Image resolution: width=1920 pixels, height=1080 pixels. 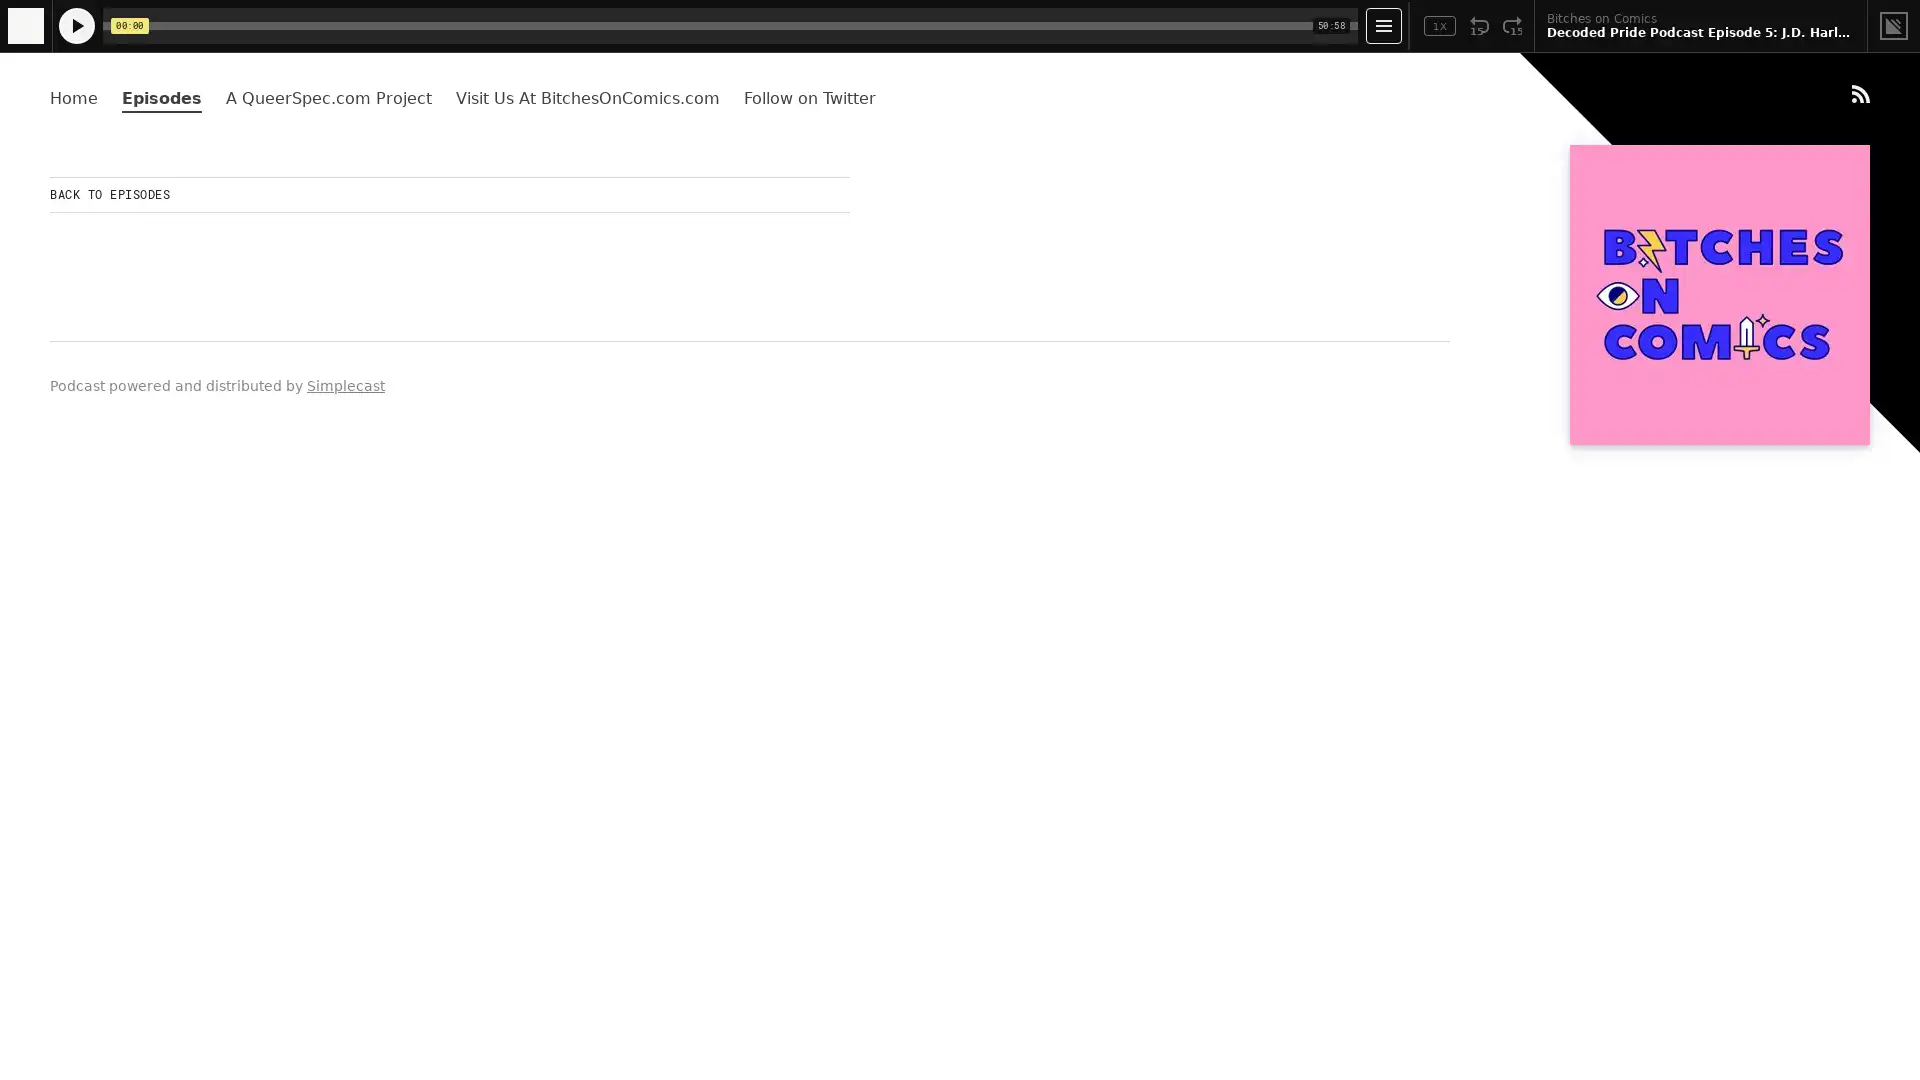 What do you see at coordinates (254, 268) in the screenshot?
I see `Play` at bounding box center [254, 268].